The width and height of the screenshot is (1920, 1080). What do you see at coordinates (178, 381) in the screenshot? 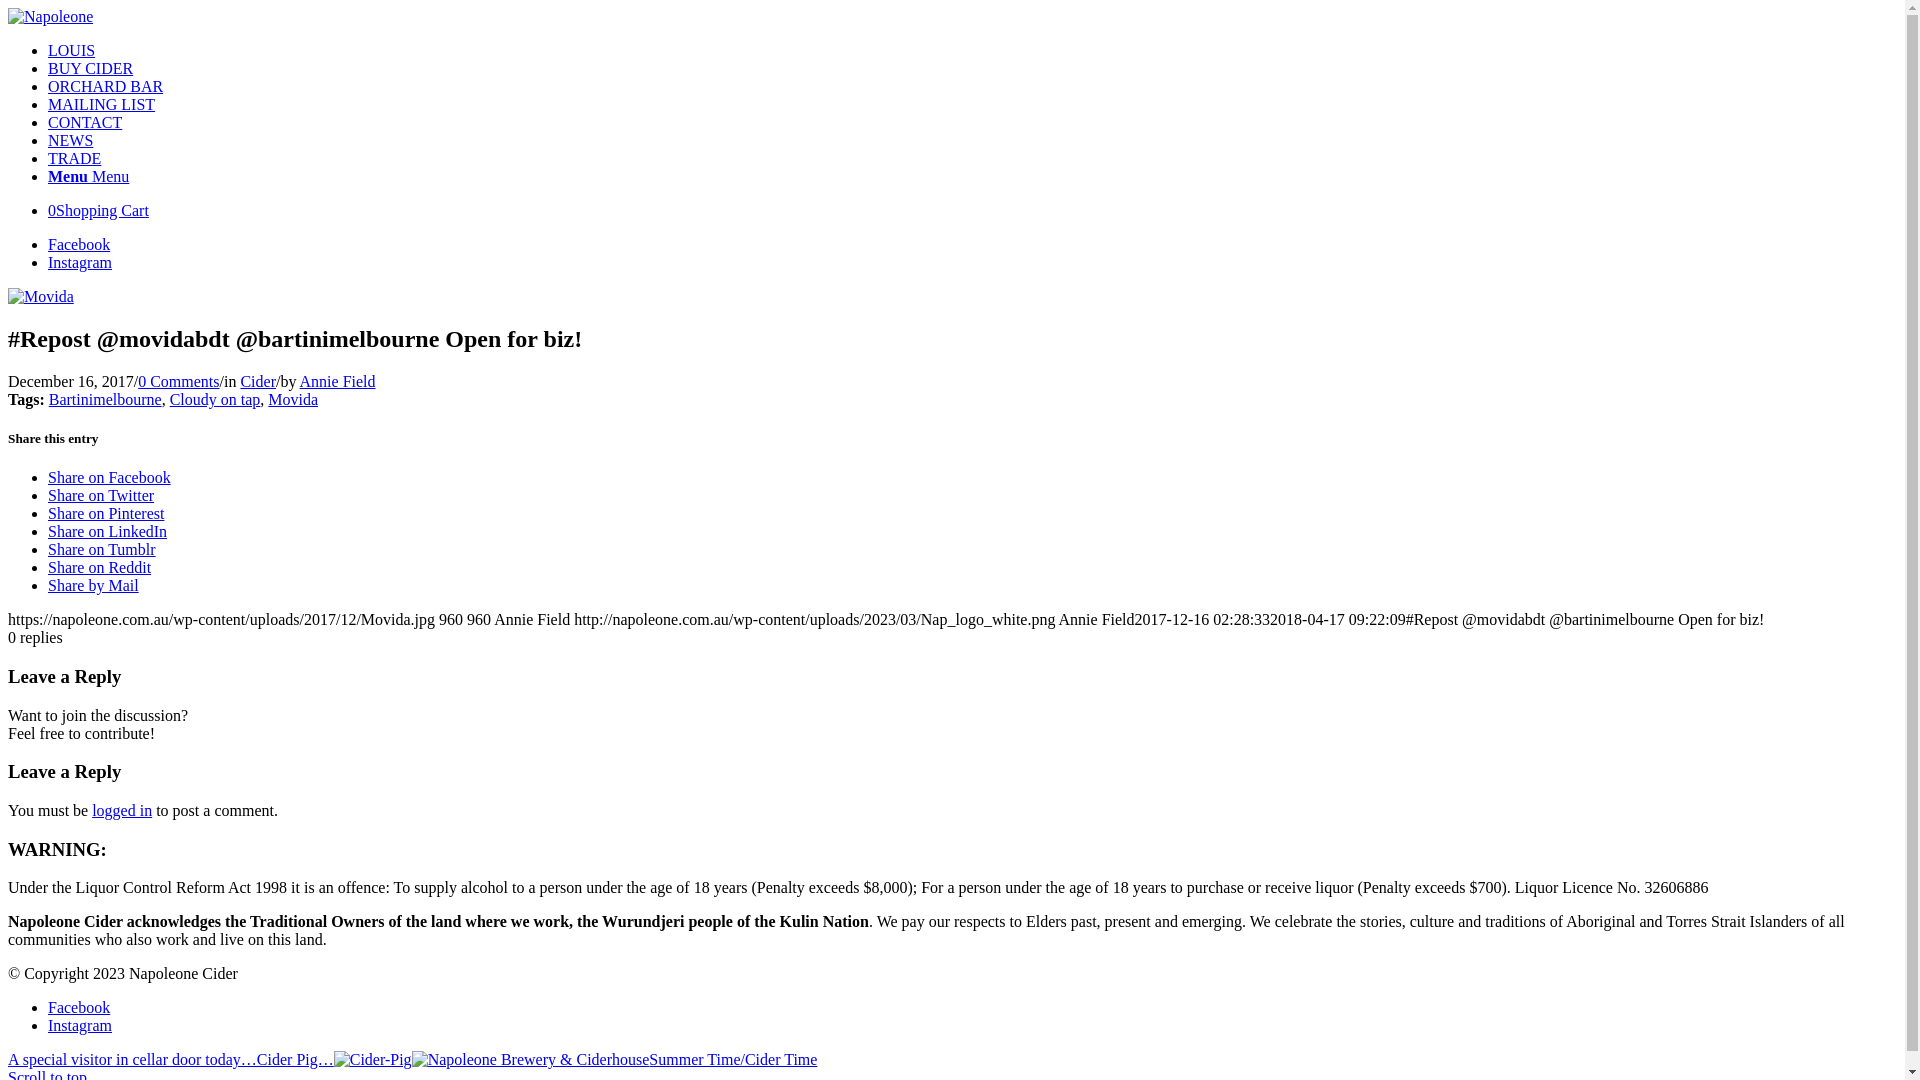
I see `'0 Comments'` at bounding box center [178, 381].